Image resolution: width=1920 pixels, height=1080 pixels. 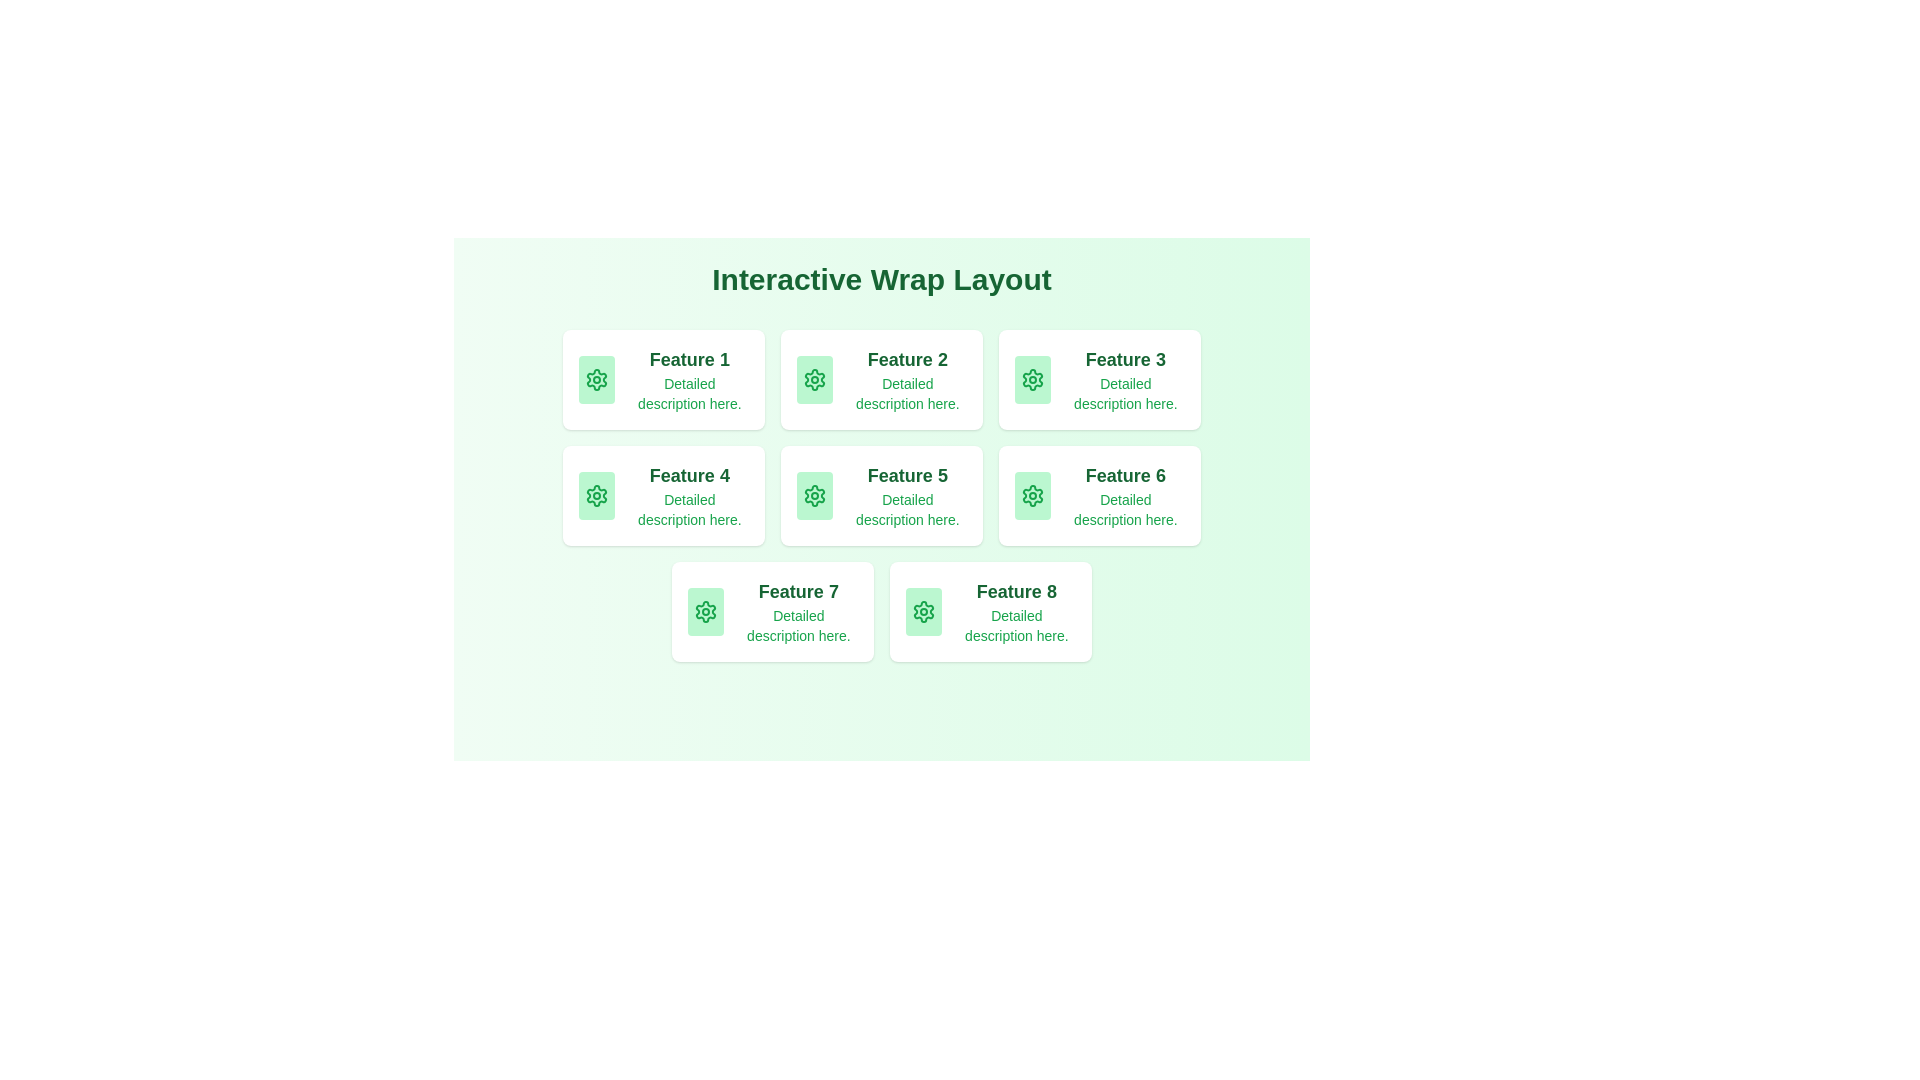 I want to click on the text element reading 'Feature 1', which is styled with a bold font and a green color, located in the first row and first column of the grid layout, so click(x=689, y=358).